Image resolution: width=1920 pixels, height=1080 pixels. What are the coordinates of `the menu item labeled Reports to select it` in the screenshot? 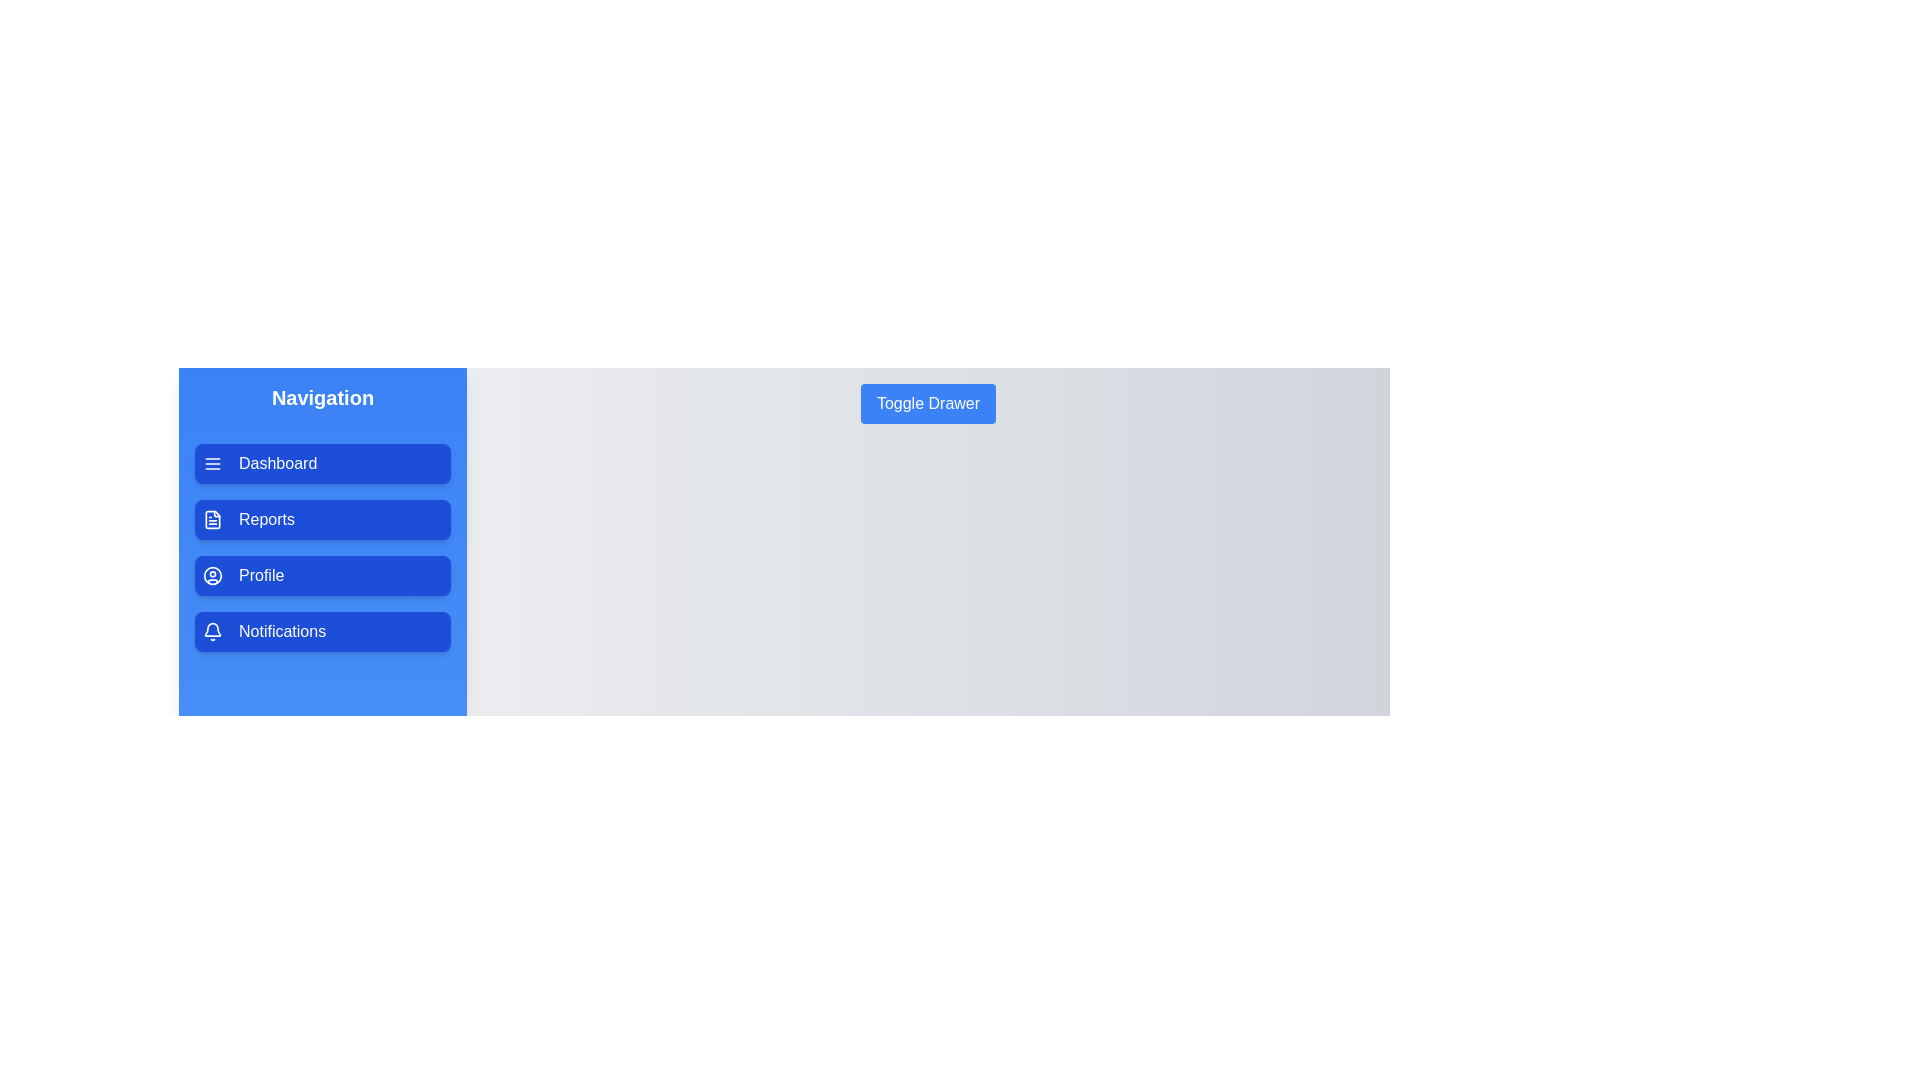 It's located at (322, 519).